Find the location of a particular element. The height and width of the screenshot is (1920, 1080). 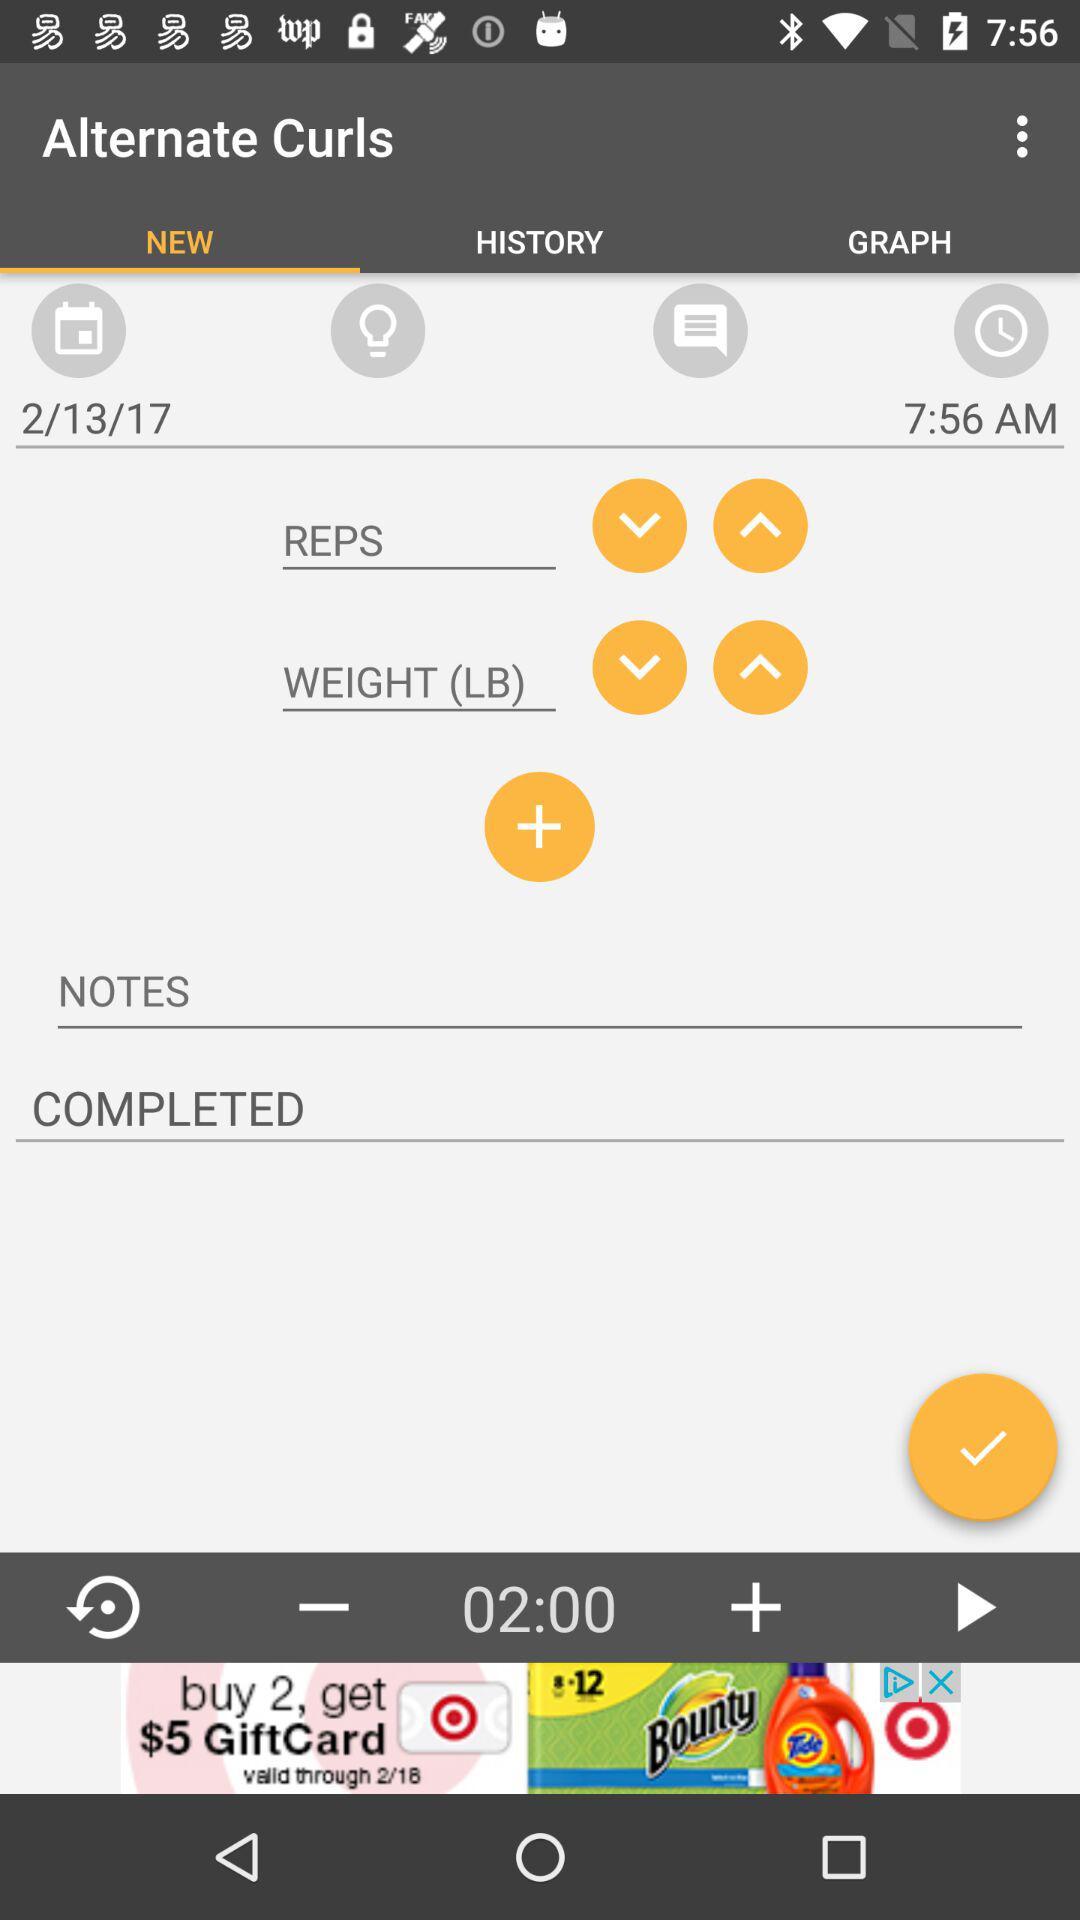

weight here is located at coordinates (418, 682).